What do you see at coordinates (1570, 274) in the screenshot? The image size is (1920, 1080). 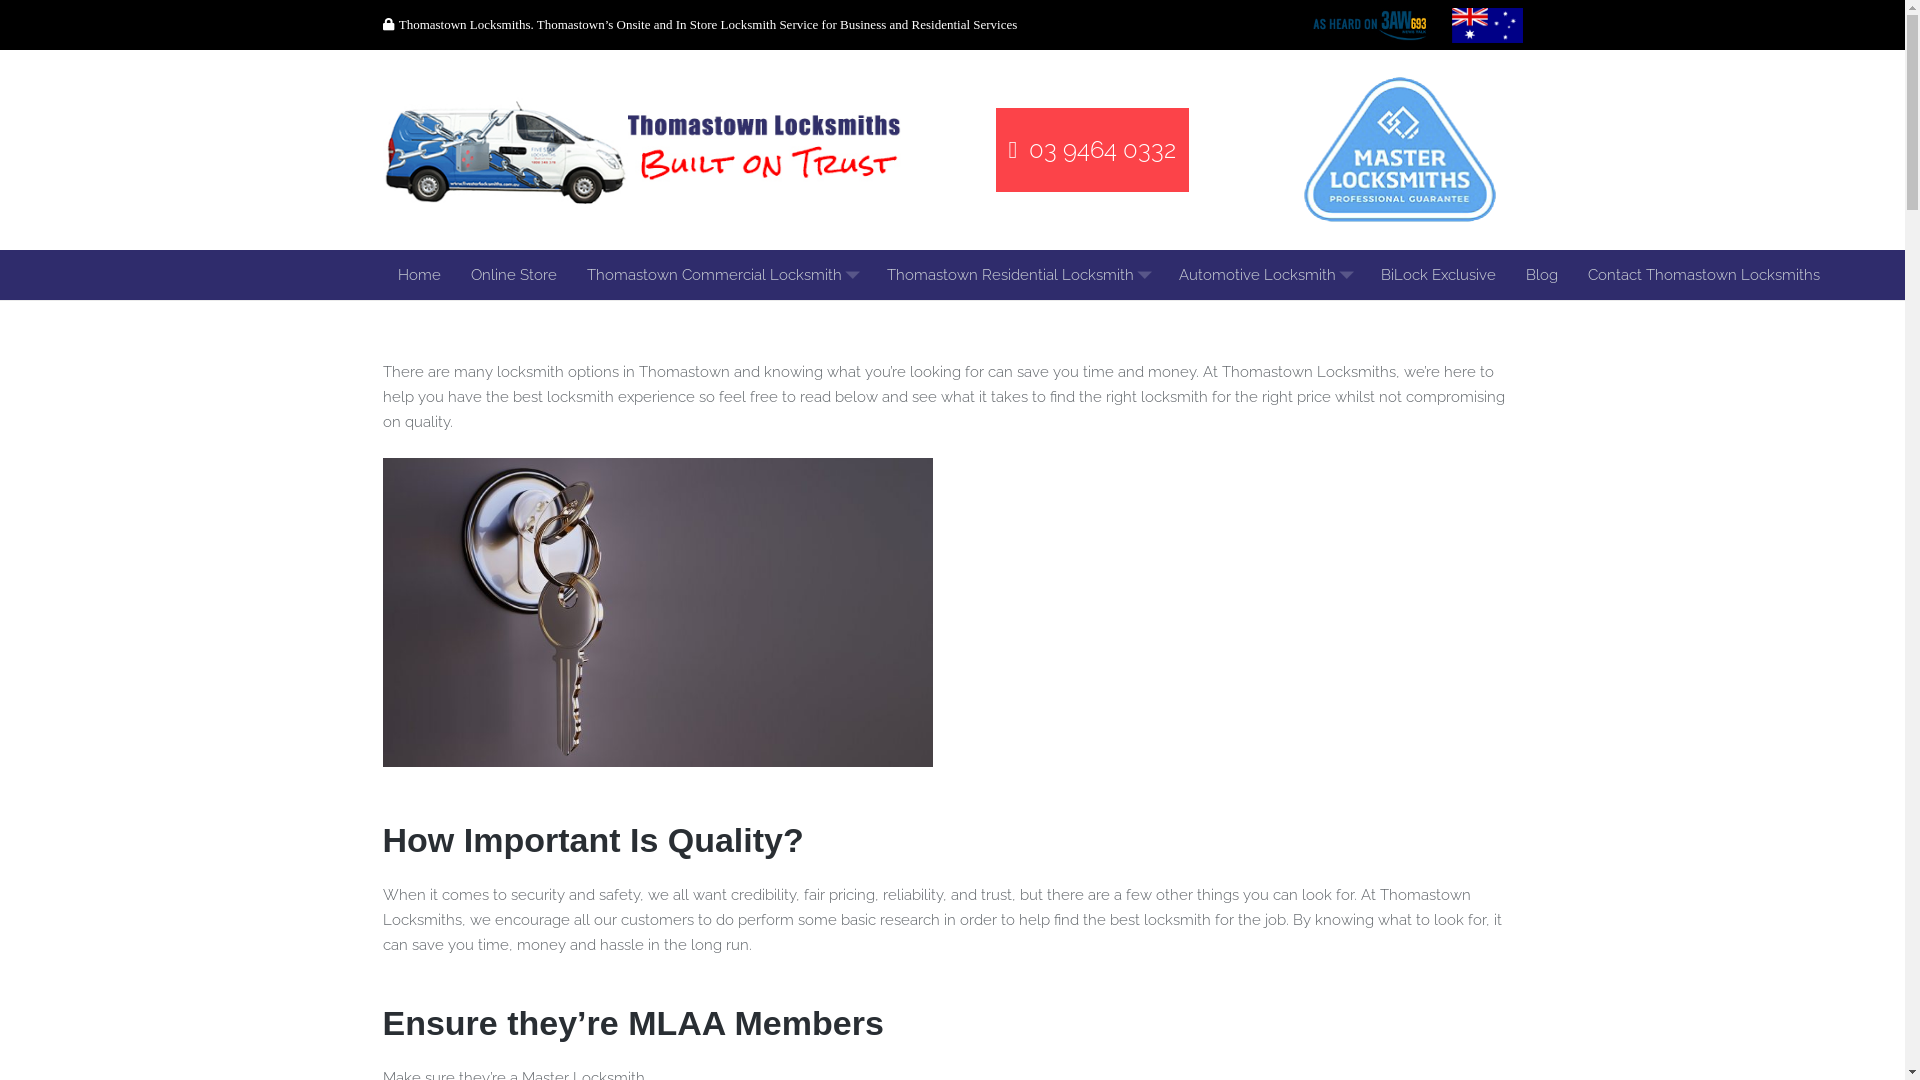 I see `'Contact Thomastown Locksmiths'` at bounding box center [1570, 274].